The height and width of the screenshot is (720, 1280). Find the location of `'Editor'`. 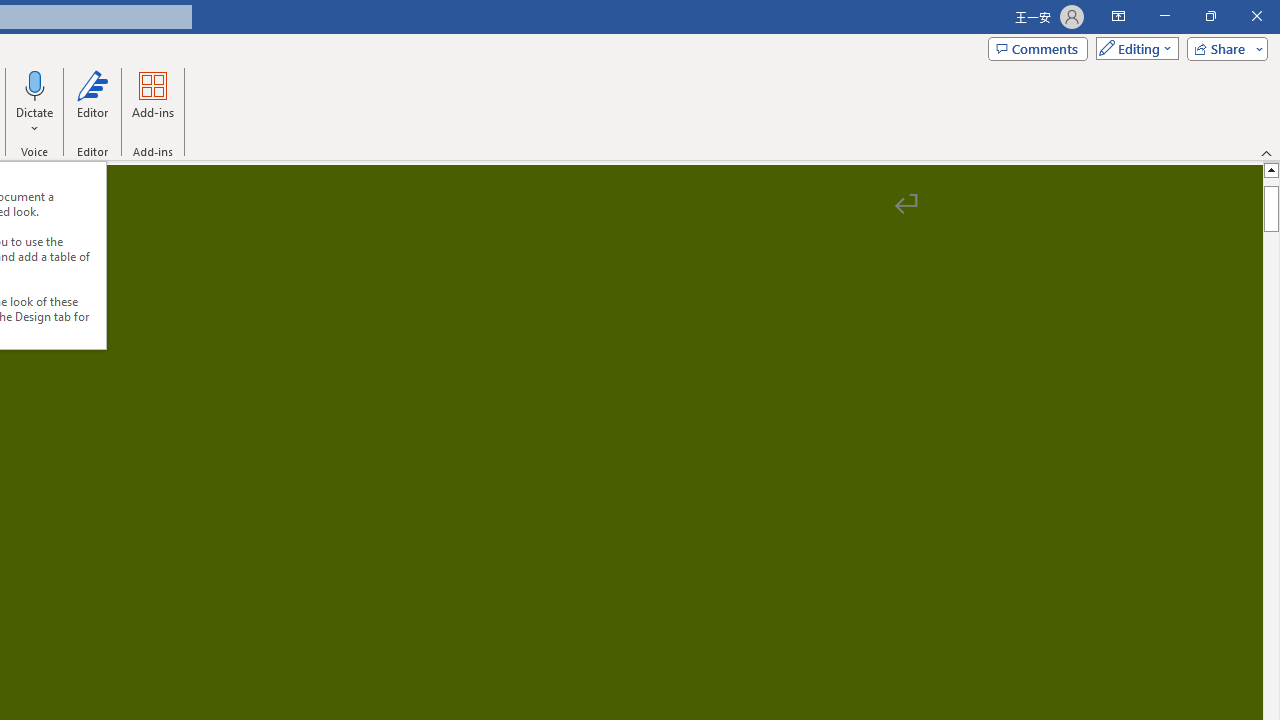

'Editor' is located at coordinates (91, 103).